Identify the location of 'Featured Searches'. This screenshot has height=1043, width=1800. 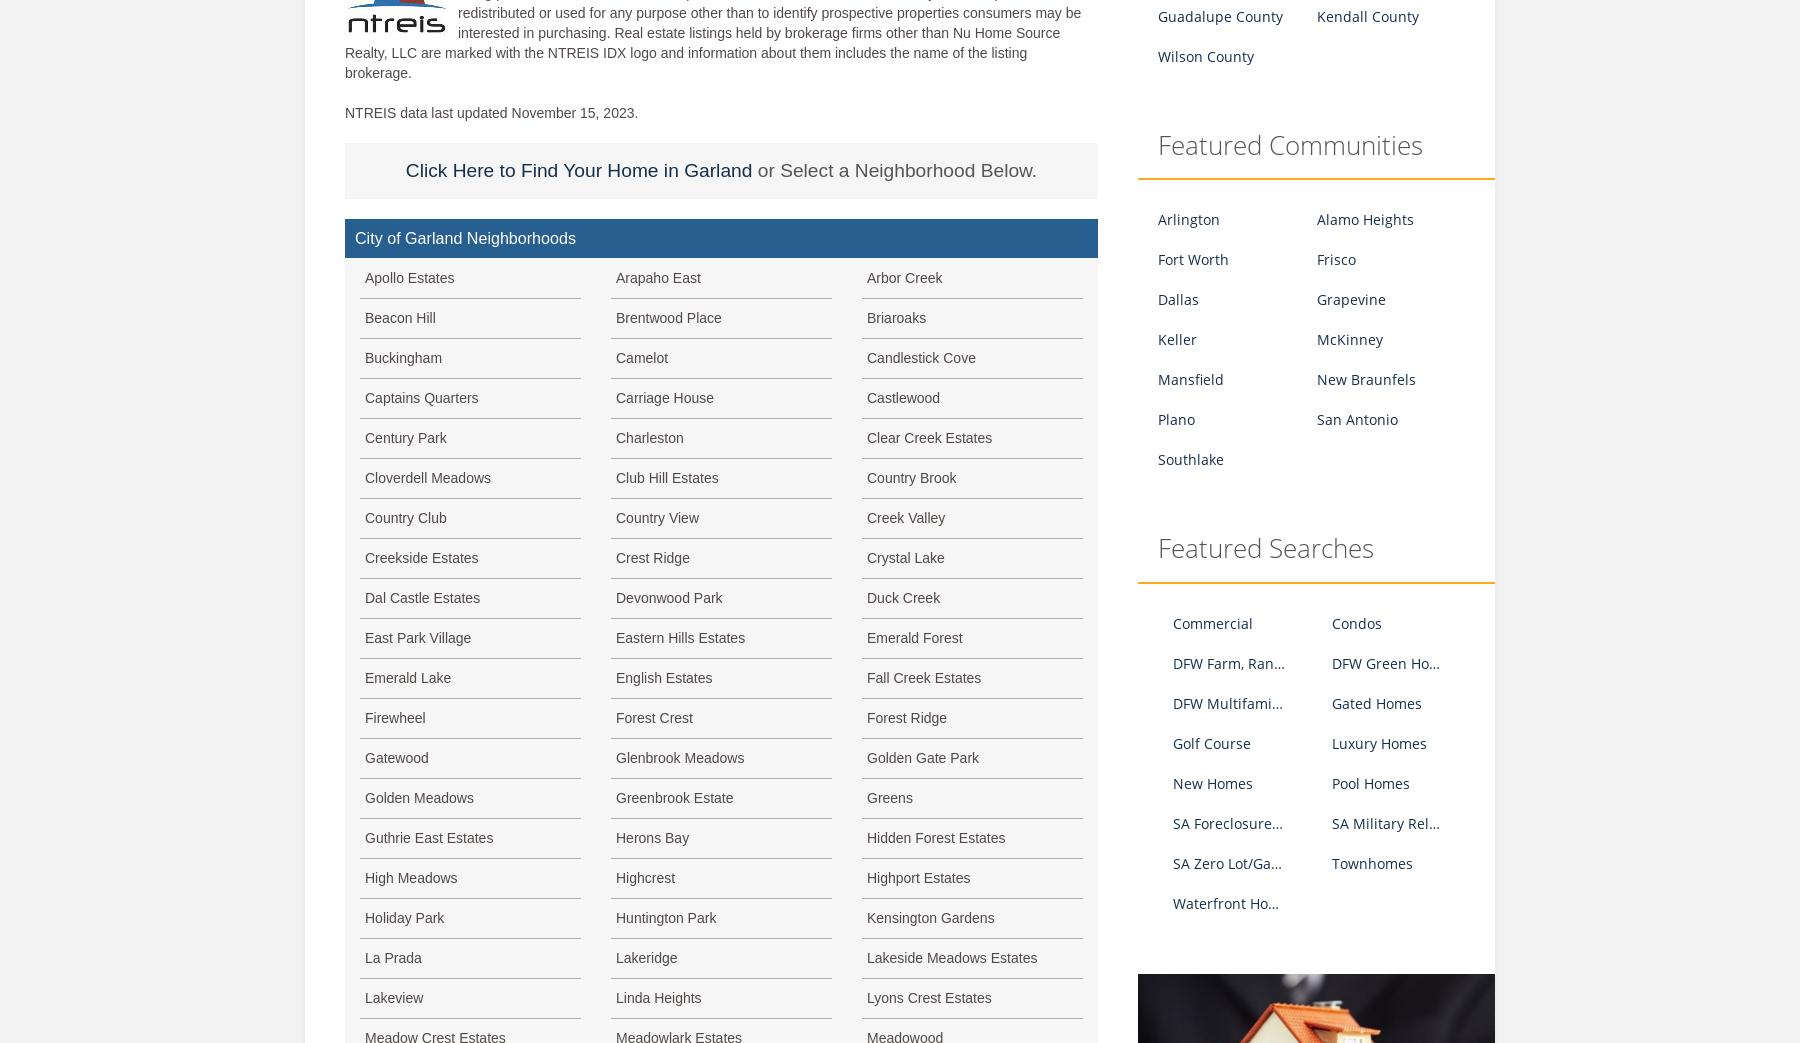
(1265, 547).